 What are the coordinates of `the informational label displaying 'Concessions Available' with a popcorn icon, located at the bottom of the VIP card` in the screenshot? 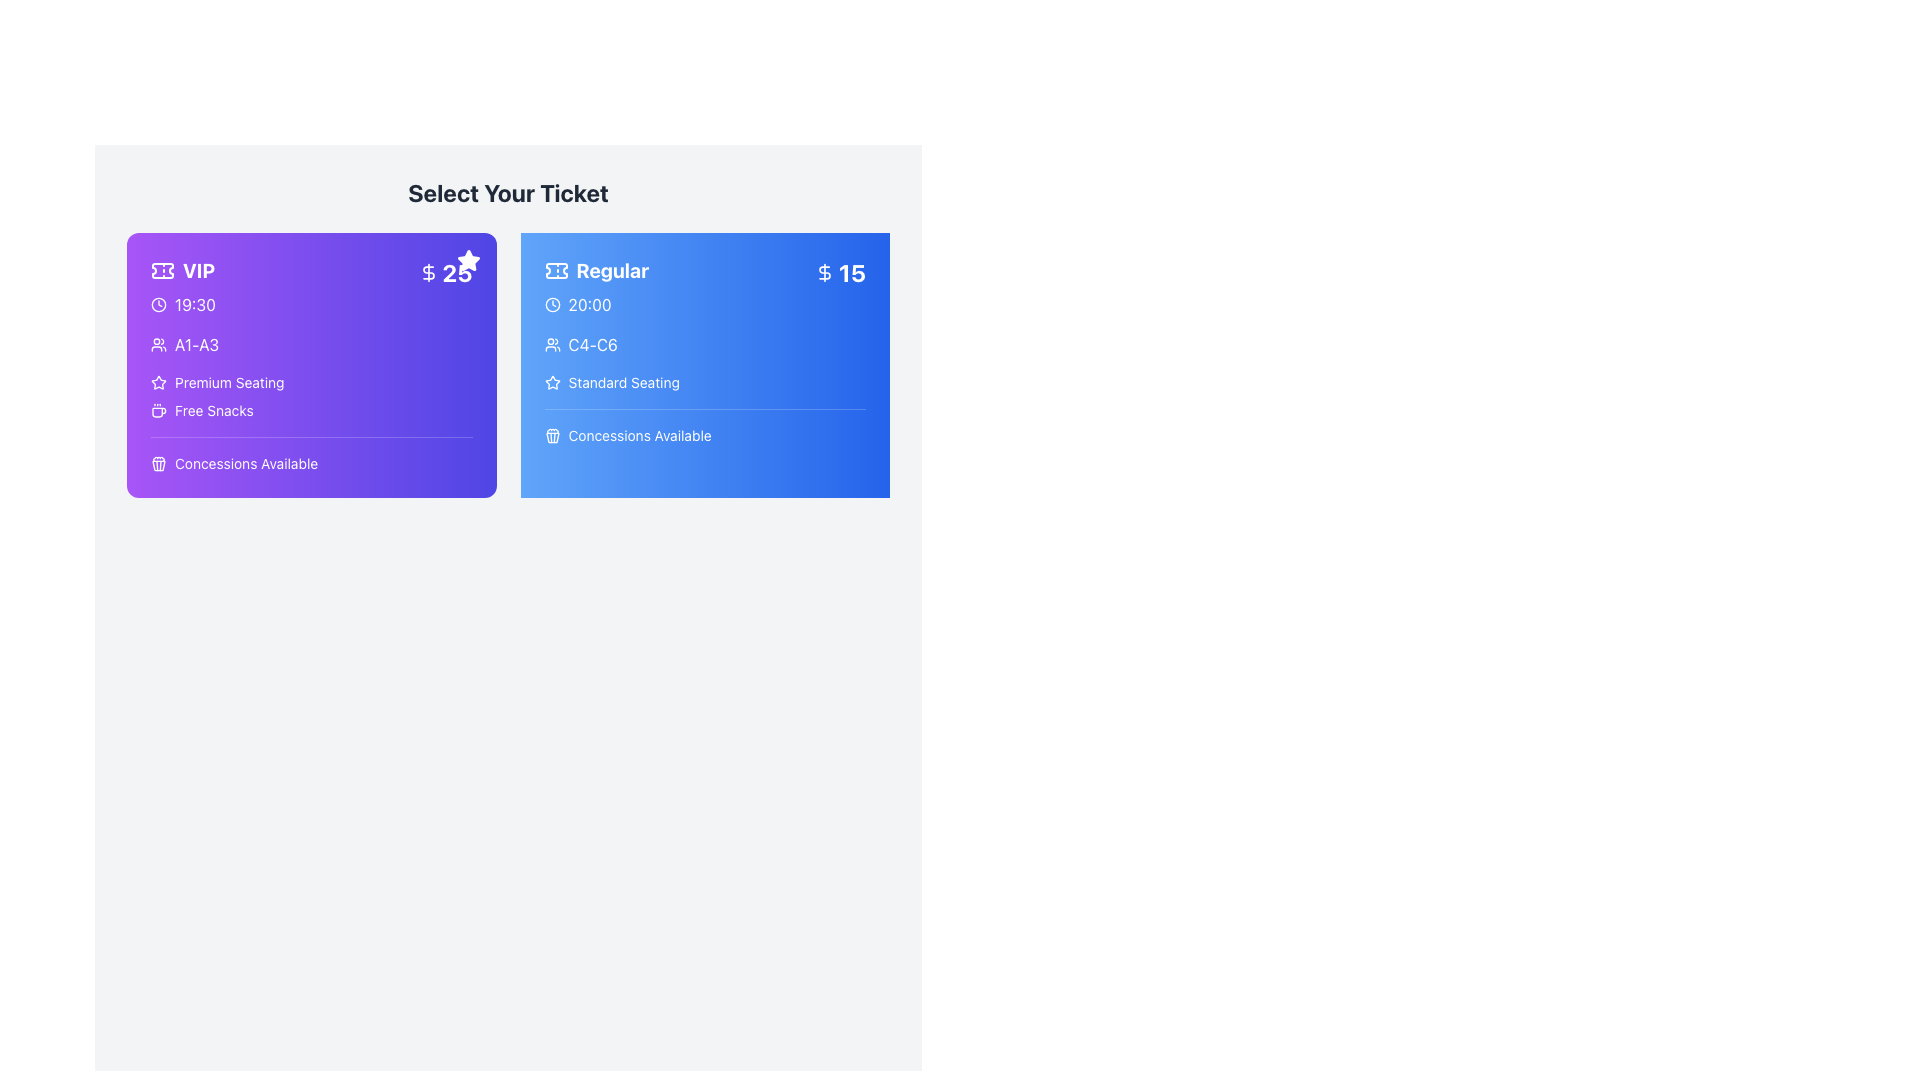 It's located at (310, 455).